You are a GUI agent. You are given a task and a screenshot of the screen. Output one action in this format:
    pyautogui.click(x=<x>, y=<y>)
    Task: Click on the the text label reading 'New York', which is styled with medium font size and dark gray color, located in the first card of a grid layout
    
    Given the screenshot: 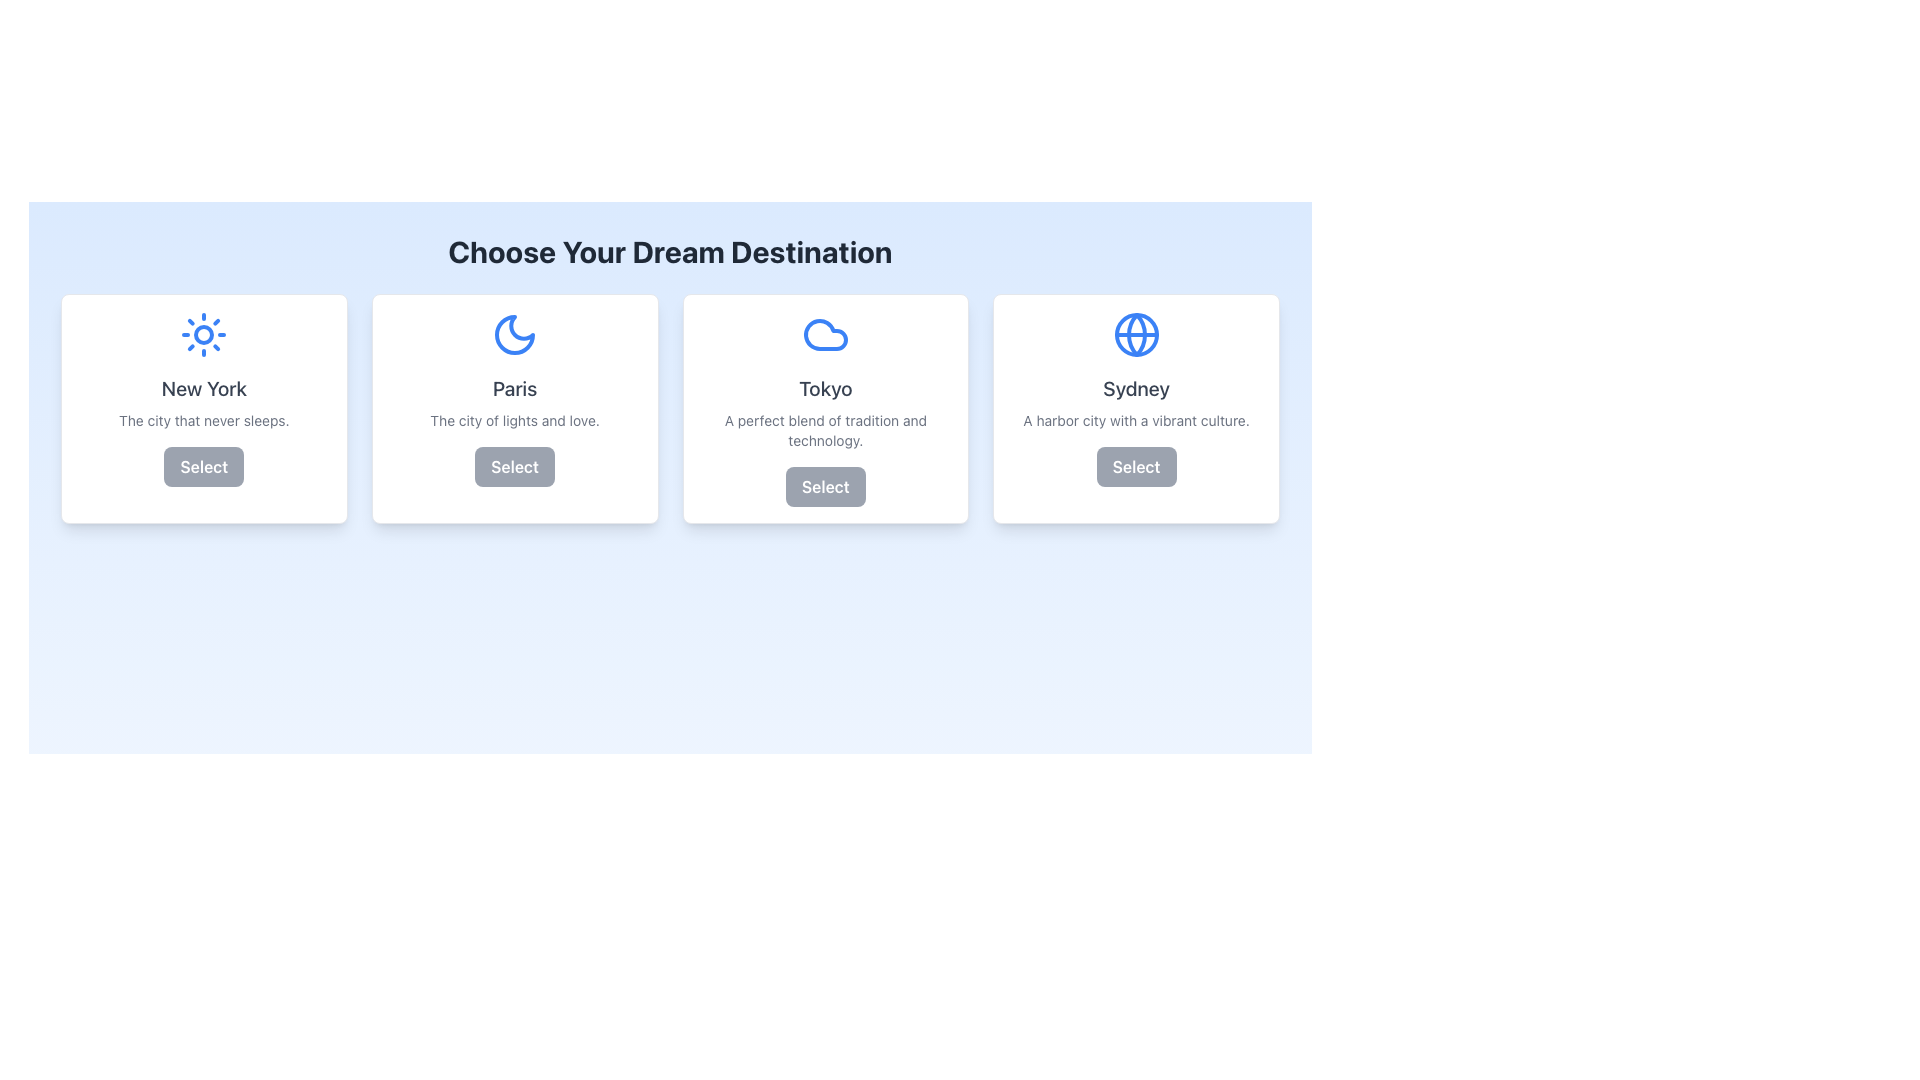 What is the action you would take?
    pyautogui.click(x=204, y=389)
    